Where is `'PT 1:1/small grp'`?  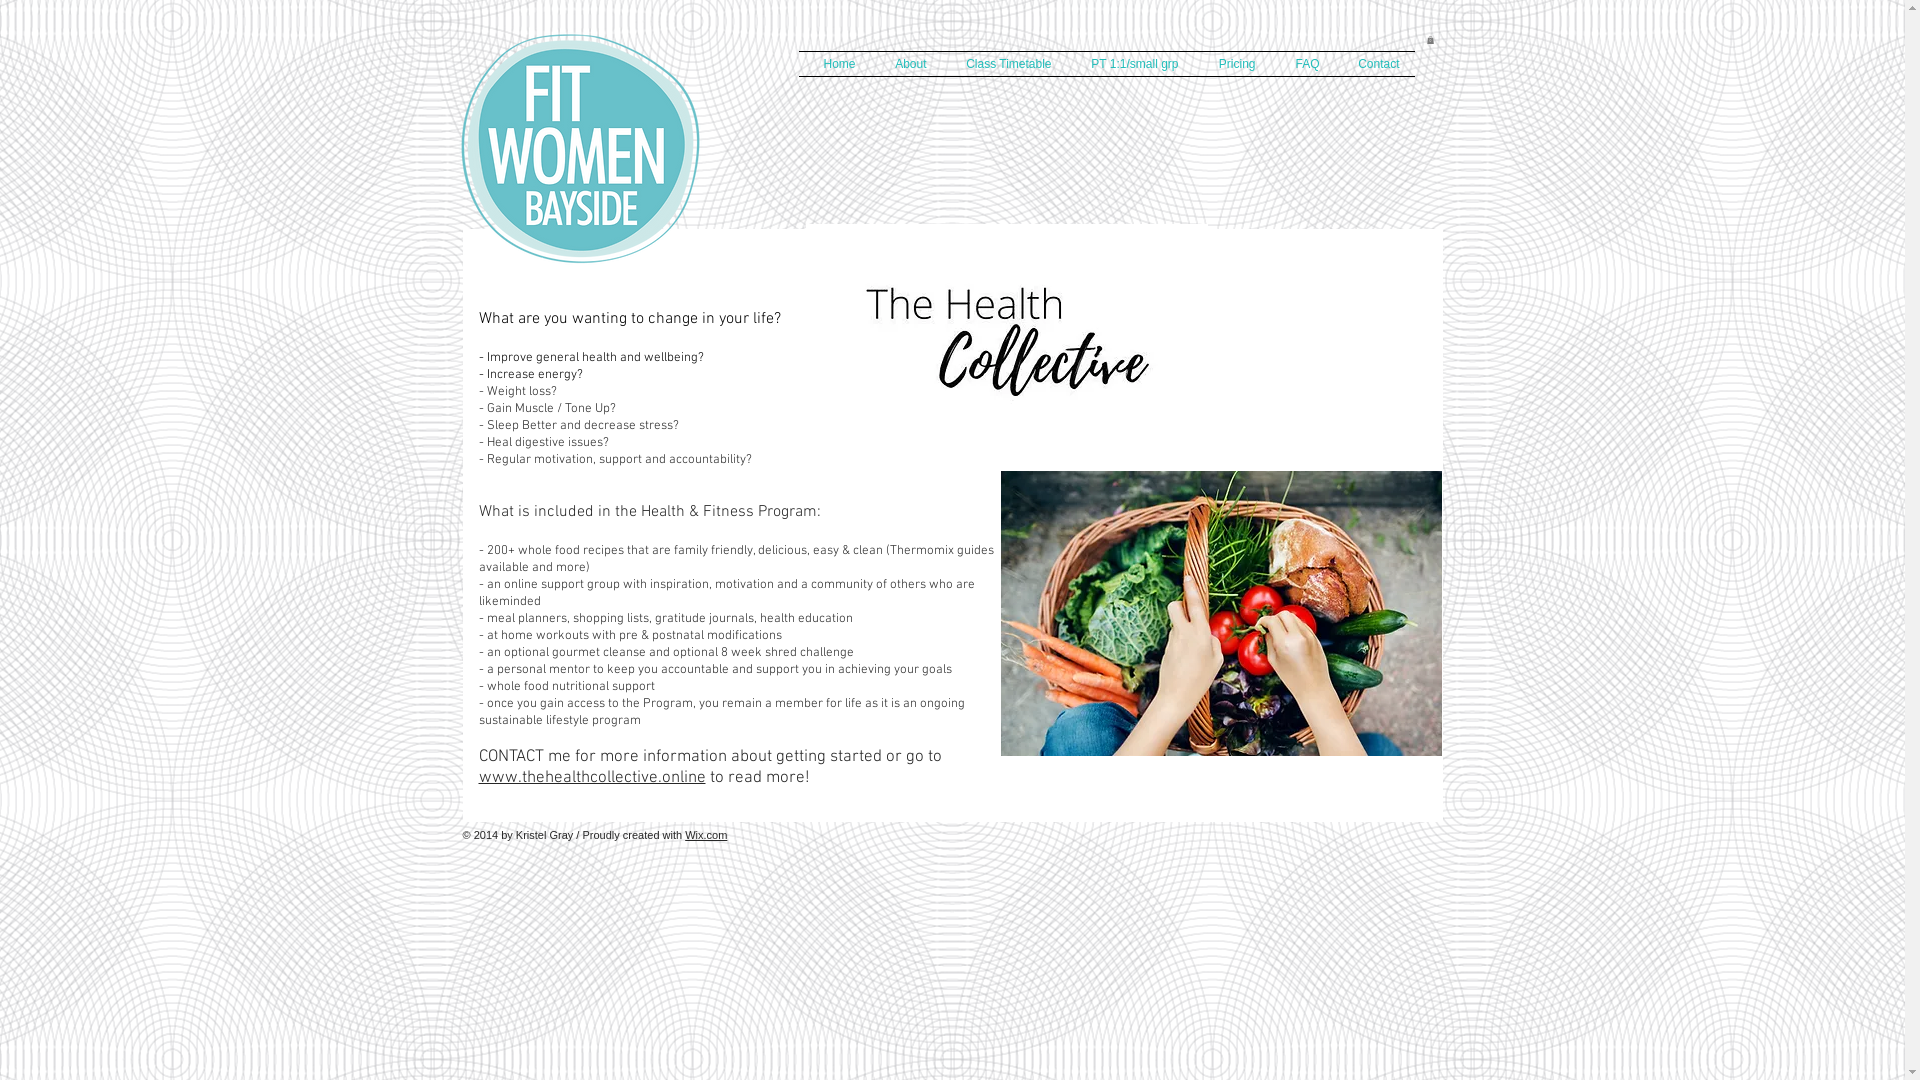
'PT 1:1/small grp' is located at coordinates (1064, 63).